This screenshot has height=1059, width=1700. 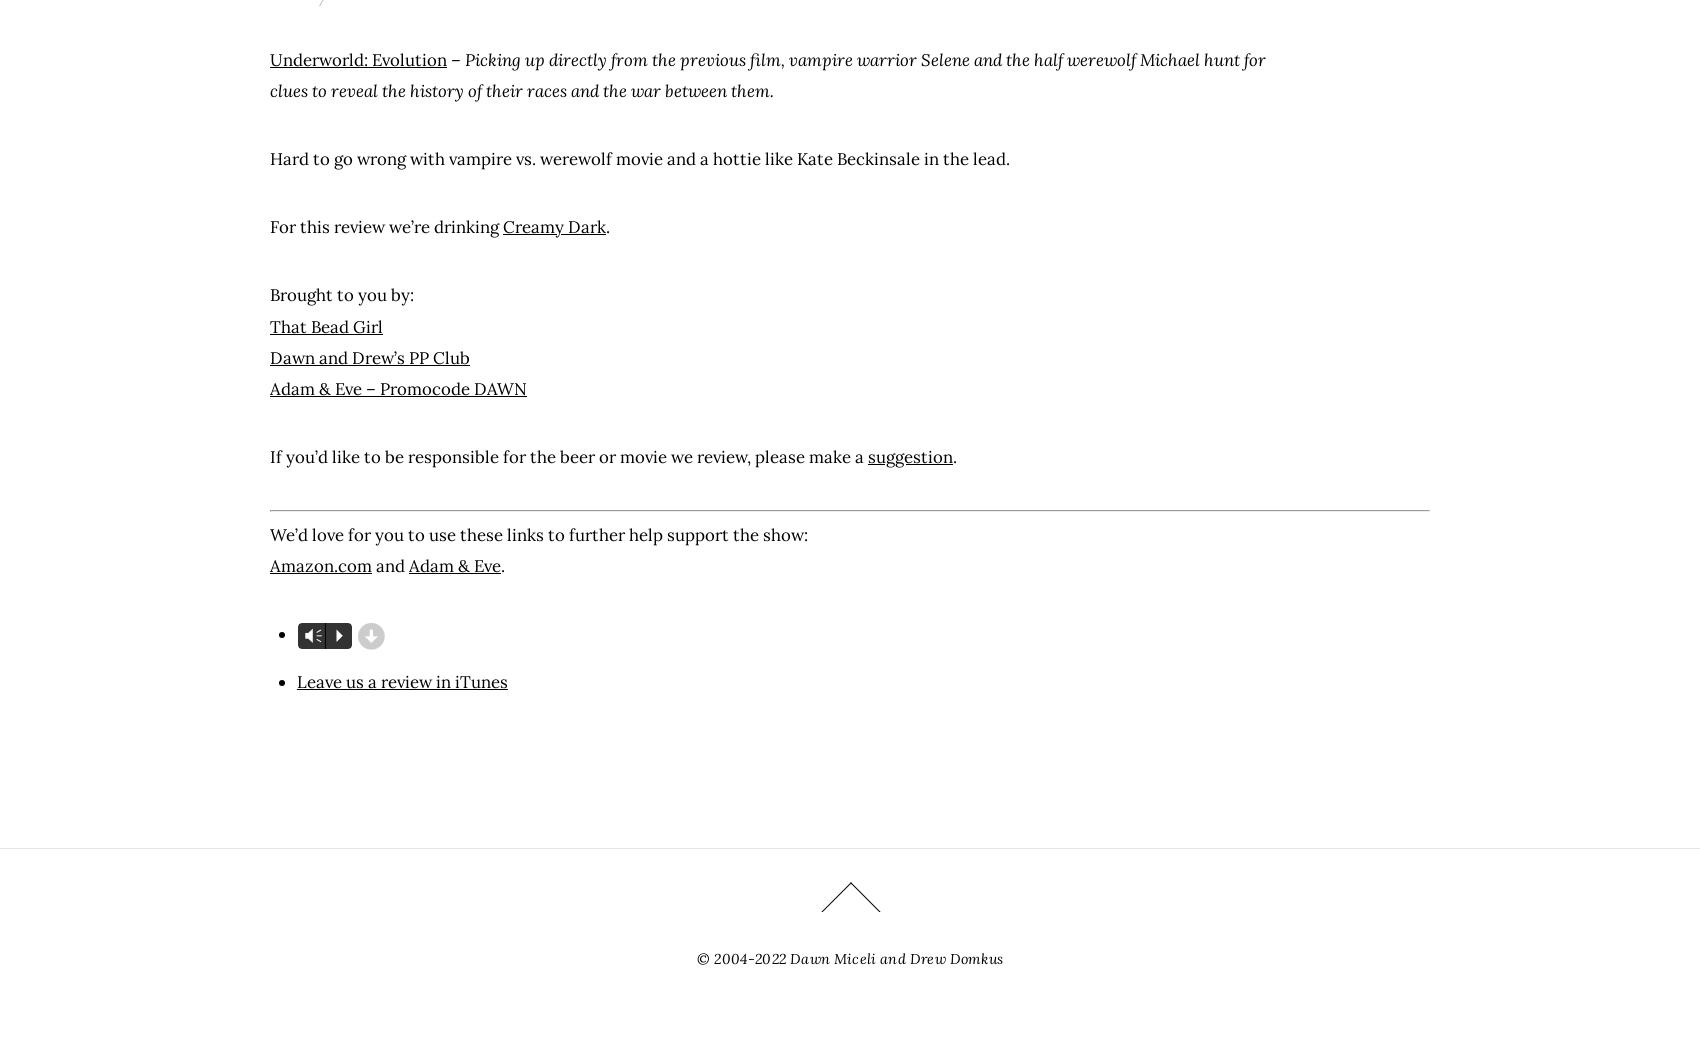 What do you see at coordinates (567, 456) in the screenshot?
I see `'If you’d like to be responsible for the beer or movie we review, please make a'` at bounding box center [567, 456].